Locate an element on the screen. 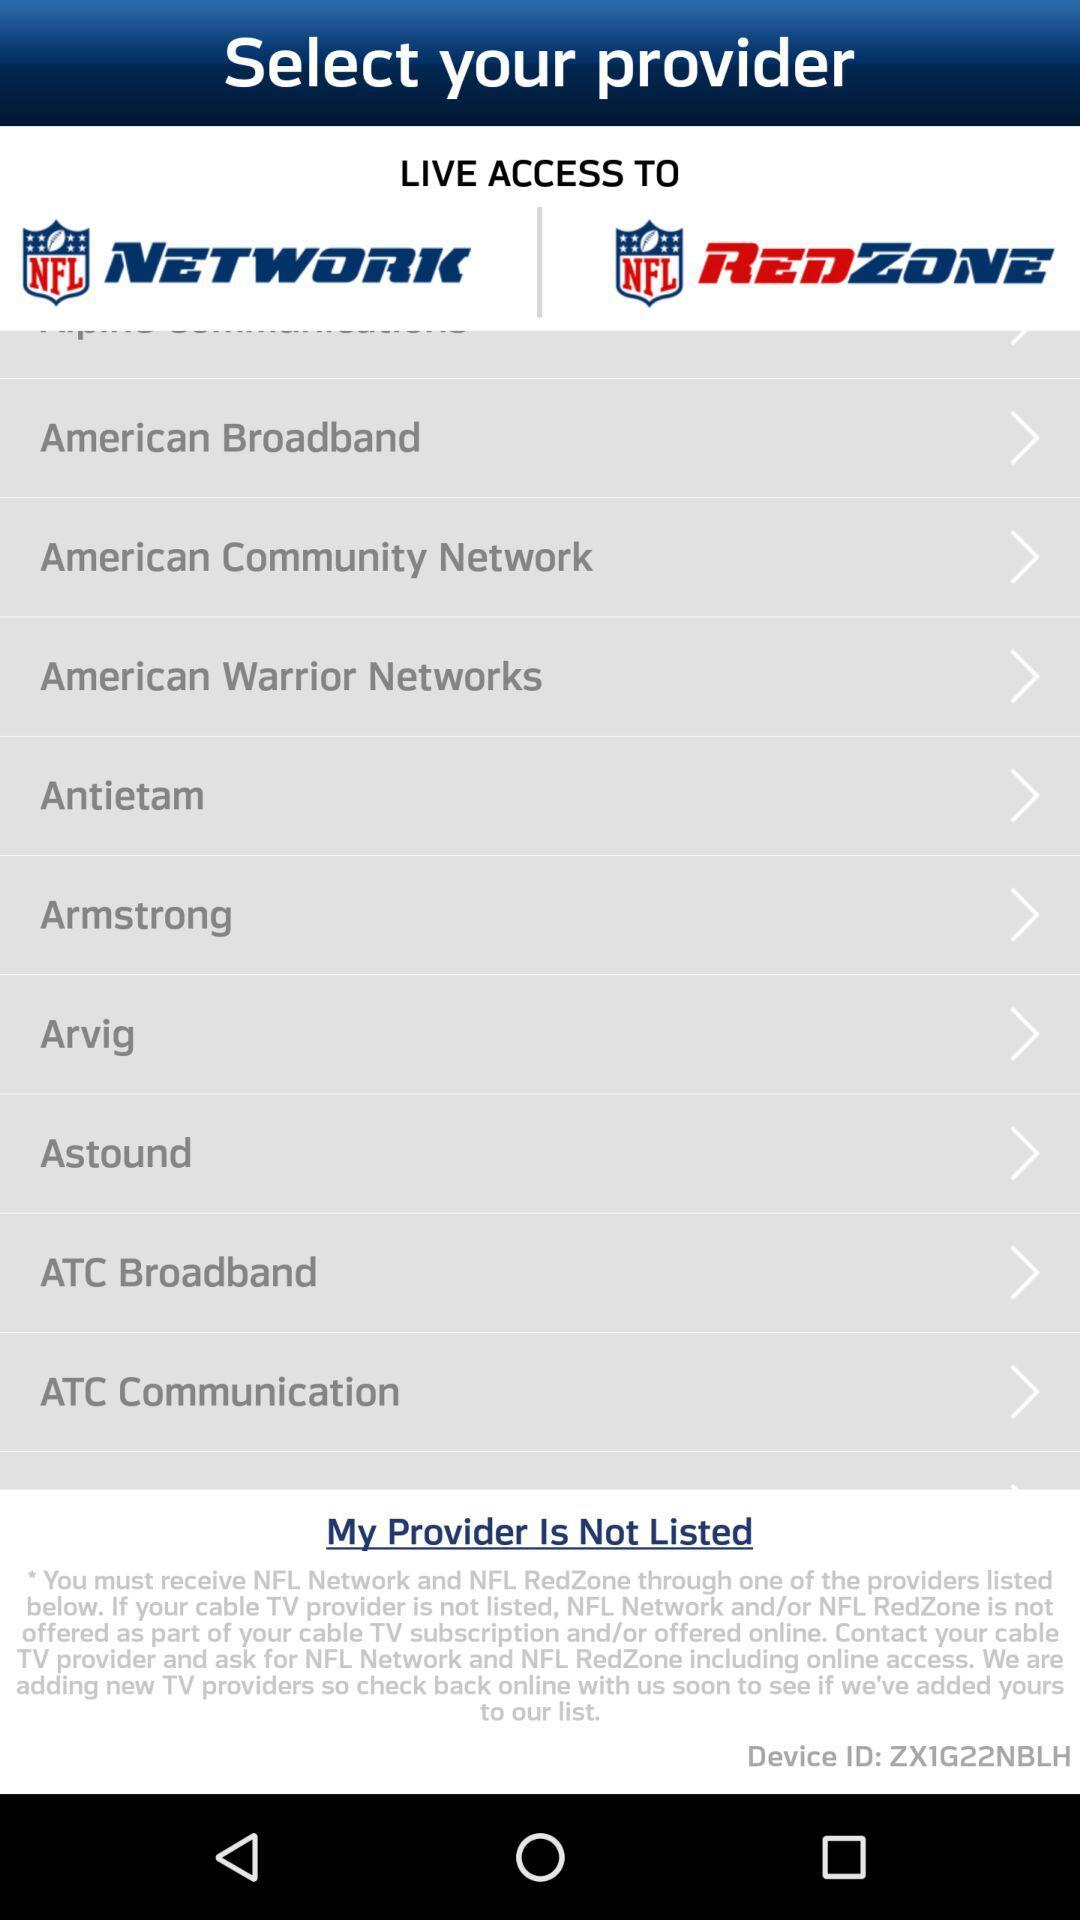 The height and width of the screenshot is (1920, 1080). atlantic broadband app is located at coordinates (559, 1489).